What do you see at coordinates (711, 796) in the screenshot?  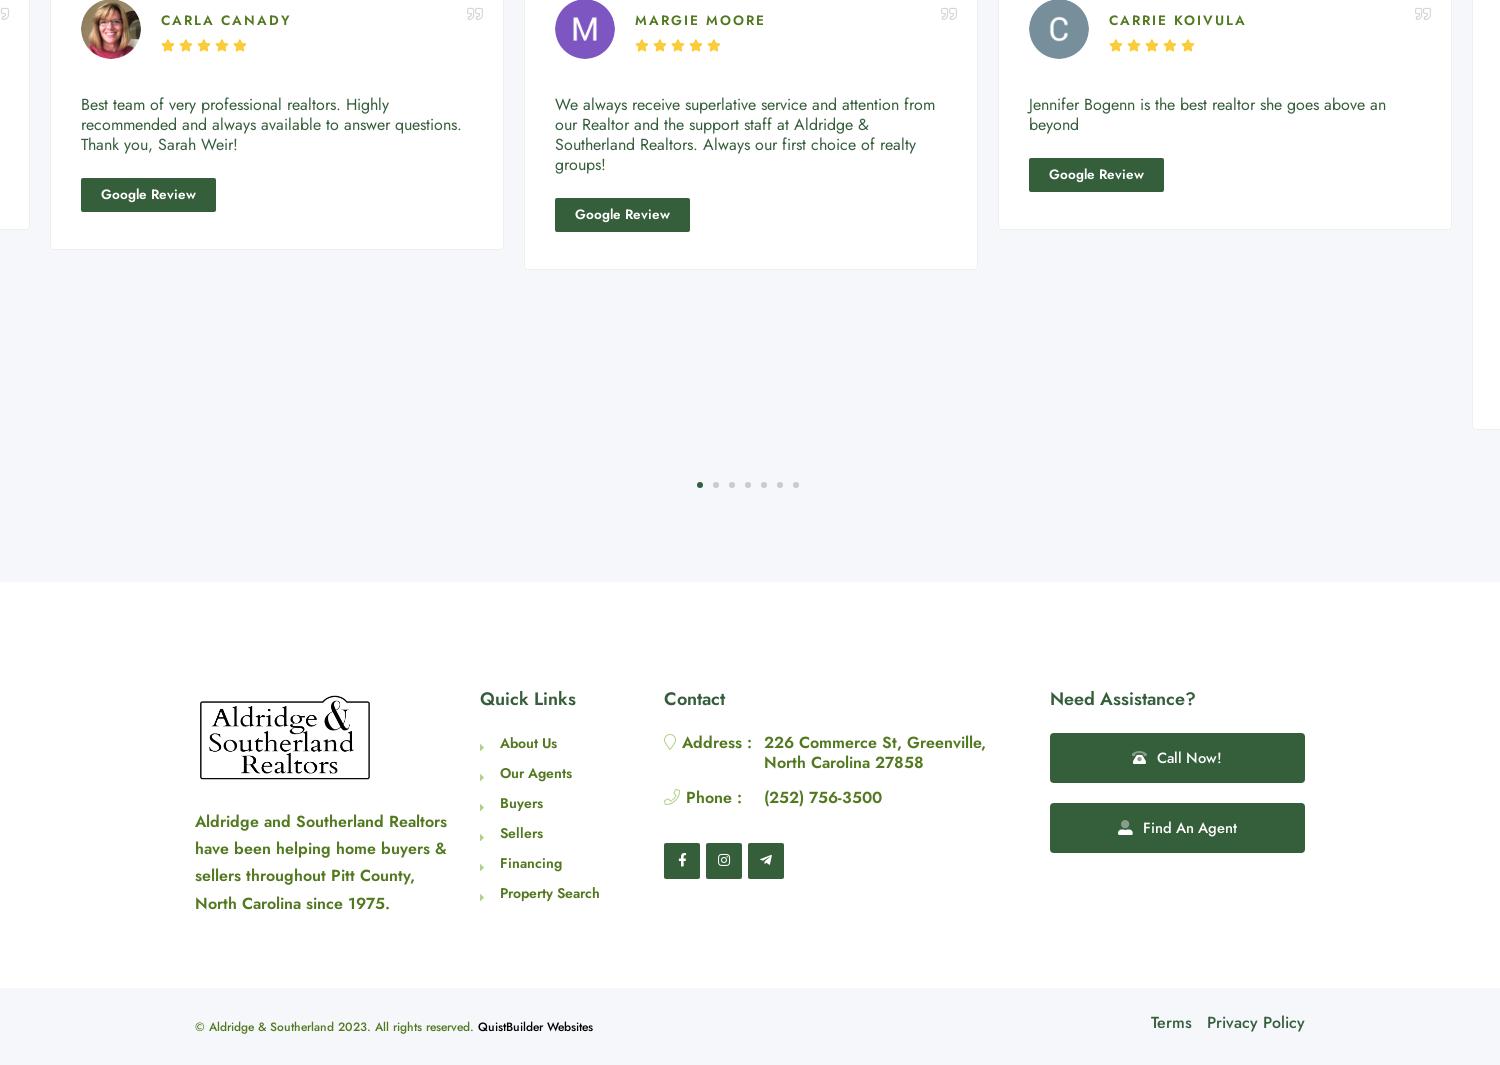 I see `'Phone :'` at bounding box center [711, 796].